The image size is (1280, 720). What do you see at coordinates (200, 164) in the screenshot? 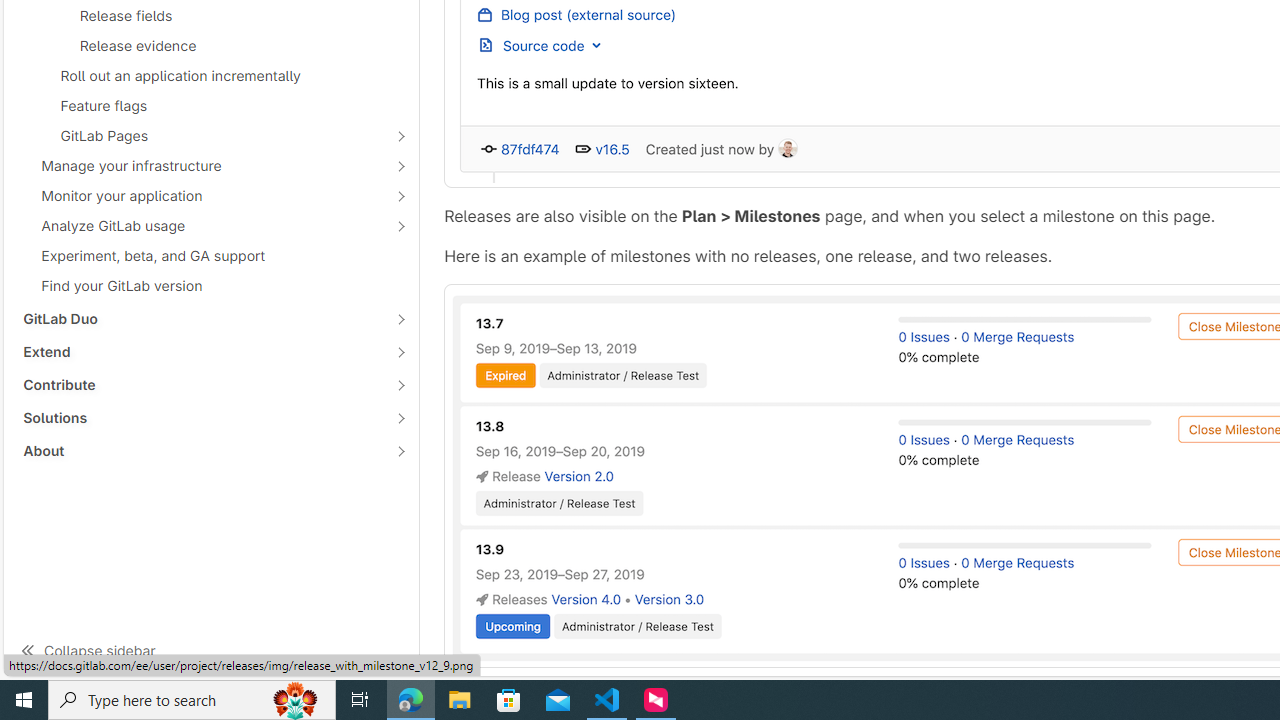
I see `'Manage your infrastructure'` at bounding box center [200, 164].